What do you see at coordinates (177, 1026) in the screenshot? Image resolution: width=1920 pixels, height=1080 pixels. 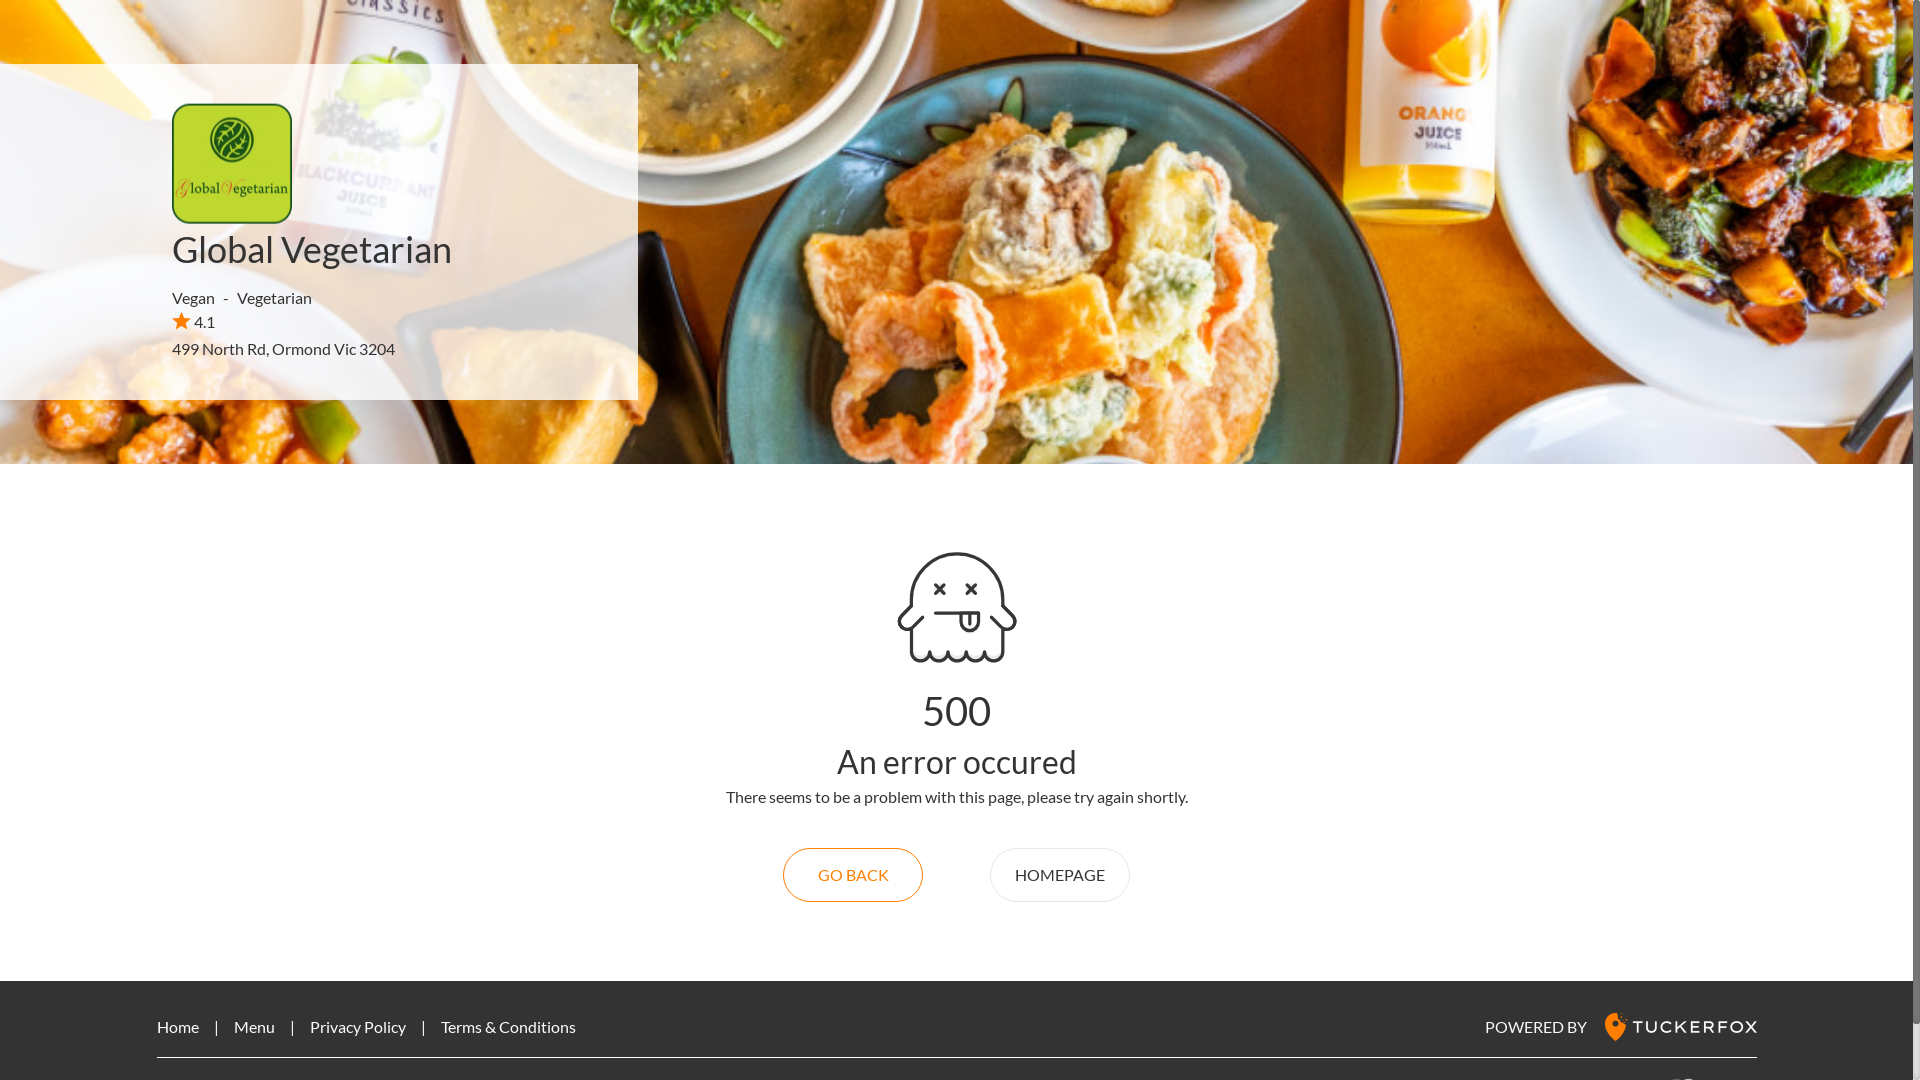 I see `'Home'` at bounding box center [177, 1026].